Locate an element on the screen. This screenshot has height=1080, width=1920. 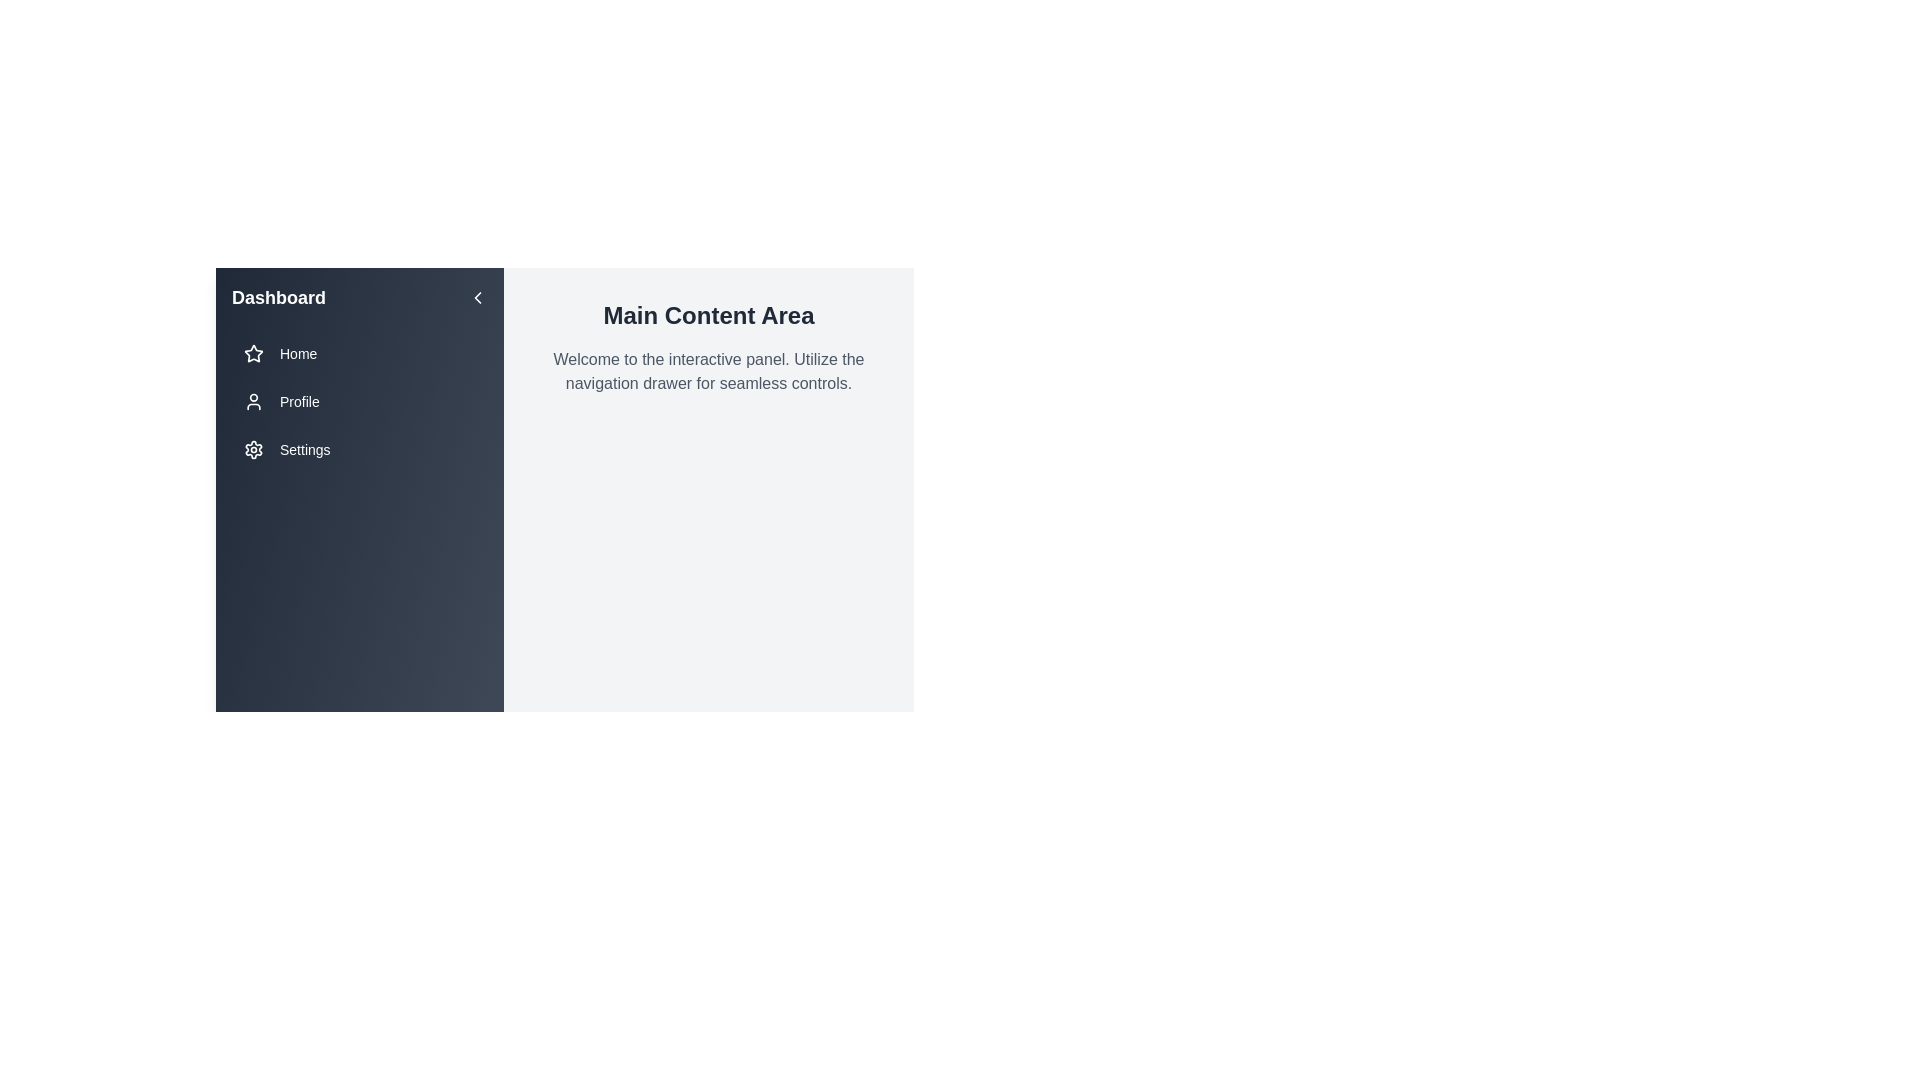
the text box containing the message 'Welcome to the interactive panel. Utilize the navigation drawer for seamless controls.' which is located below the bold title 'Main Content Area' is located at coordinates (709, 371).